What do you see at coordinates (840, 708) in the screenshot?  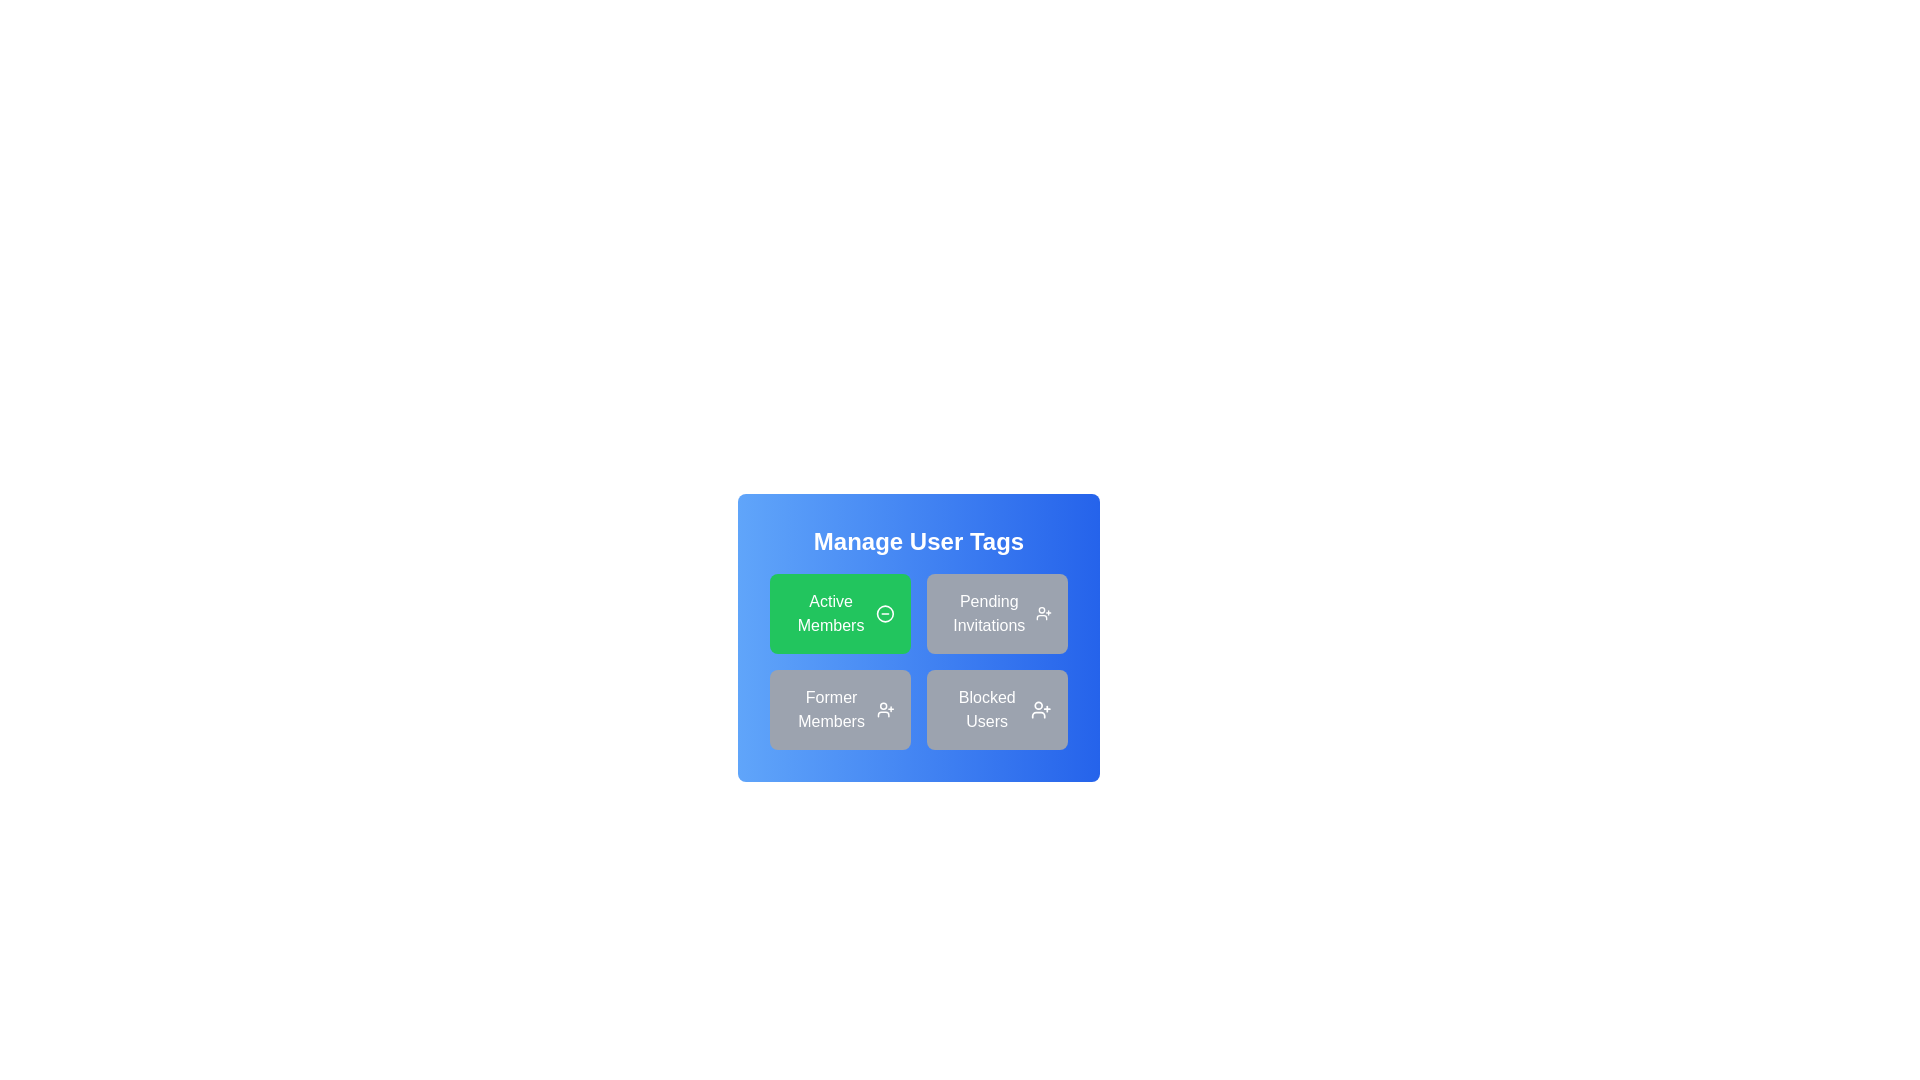 I see `the 'Former Members' button, which is a medium gray rectangular button with rounded corners containing the text 'Former Members' and a user icon with a plus sign on the right edge, located in the lower-left corner of a four-button grid` at bounding box center [840, 708].